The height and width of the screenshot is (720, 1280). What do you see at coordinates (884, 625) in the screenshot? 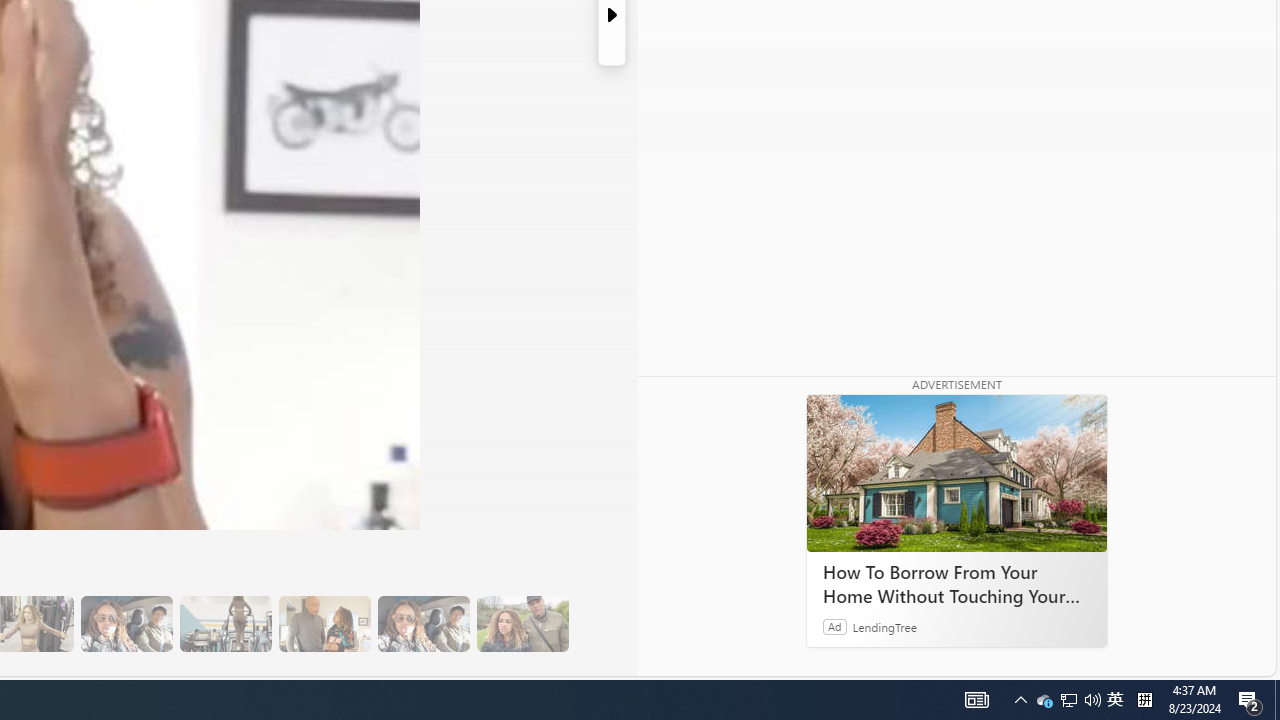
I see `'LendingTree'` at bounding box center [884, 625].